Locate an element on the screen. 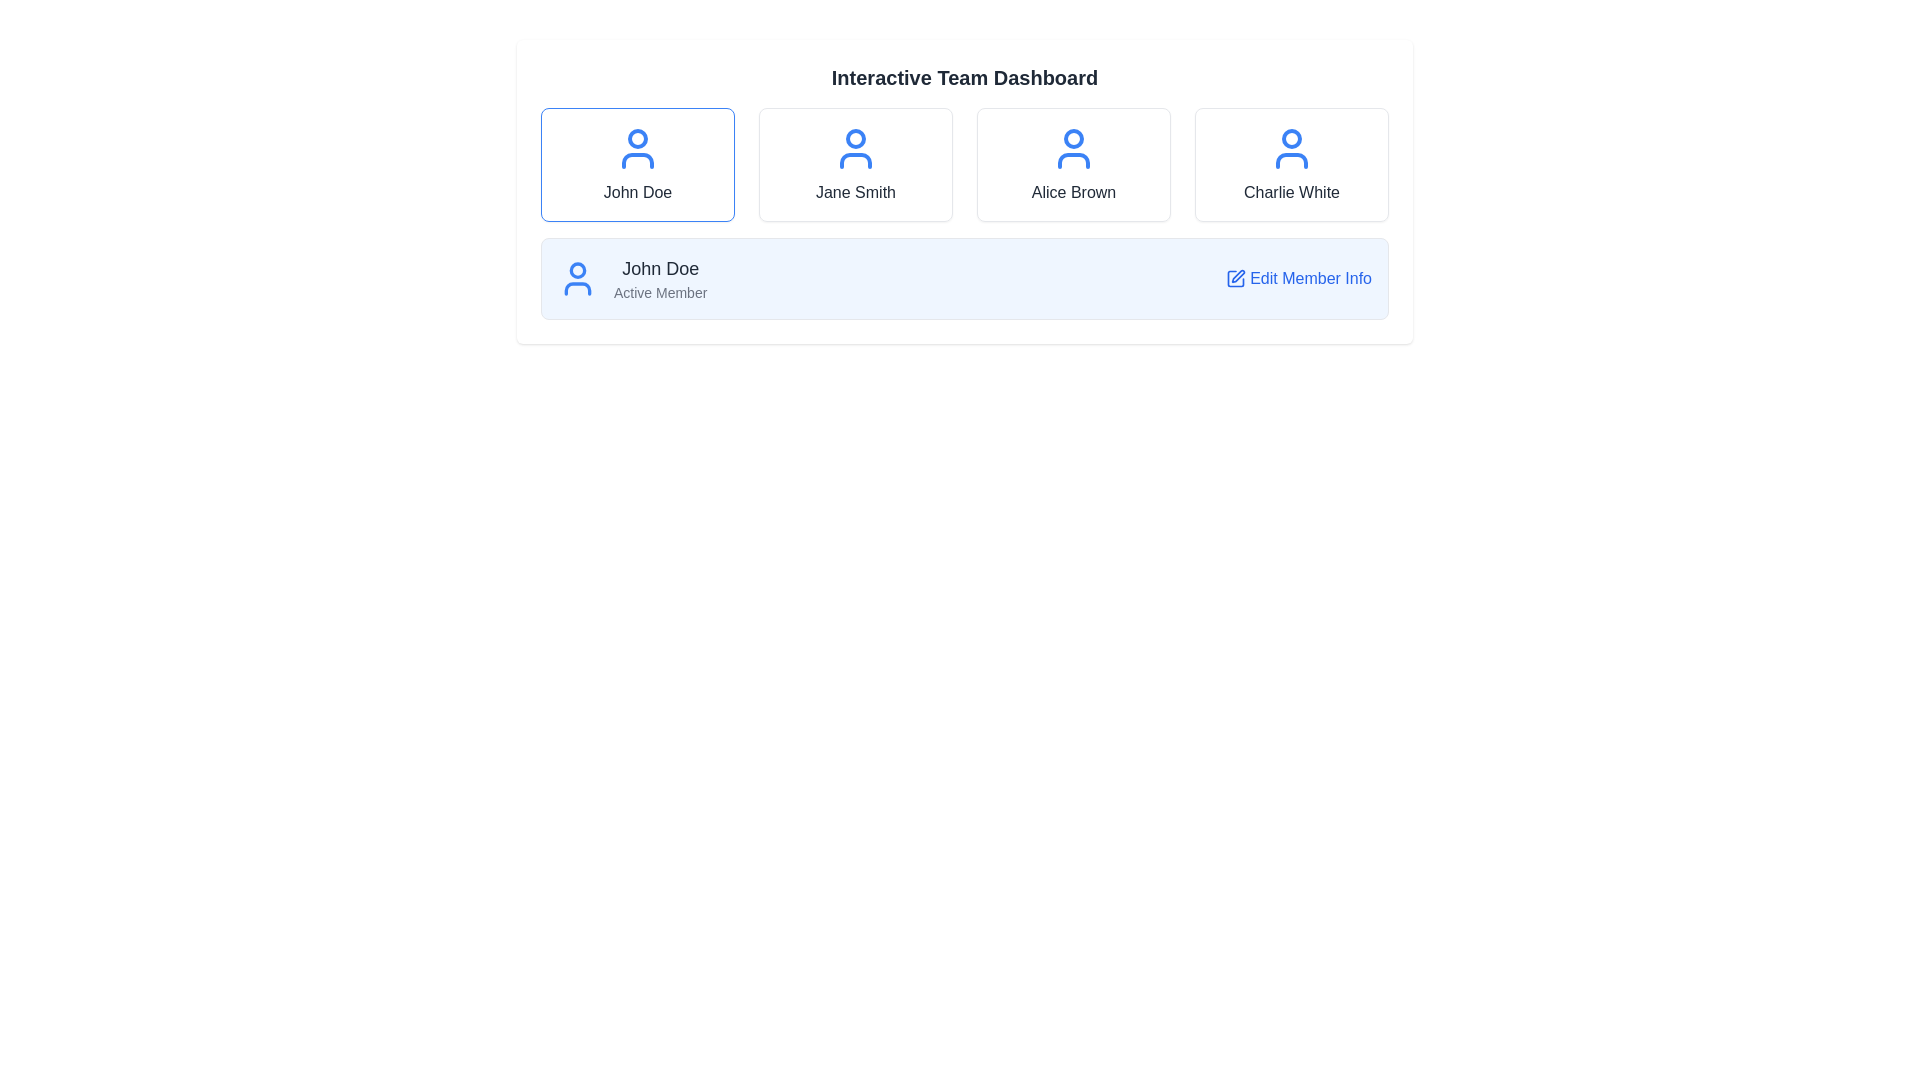  the design of the blue user icon, which is a minimalist representation of a user profile, located to the left of the user details section under the name 'John Doe' and the role 'Active Member' is located at coordinates (576, 278).